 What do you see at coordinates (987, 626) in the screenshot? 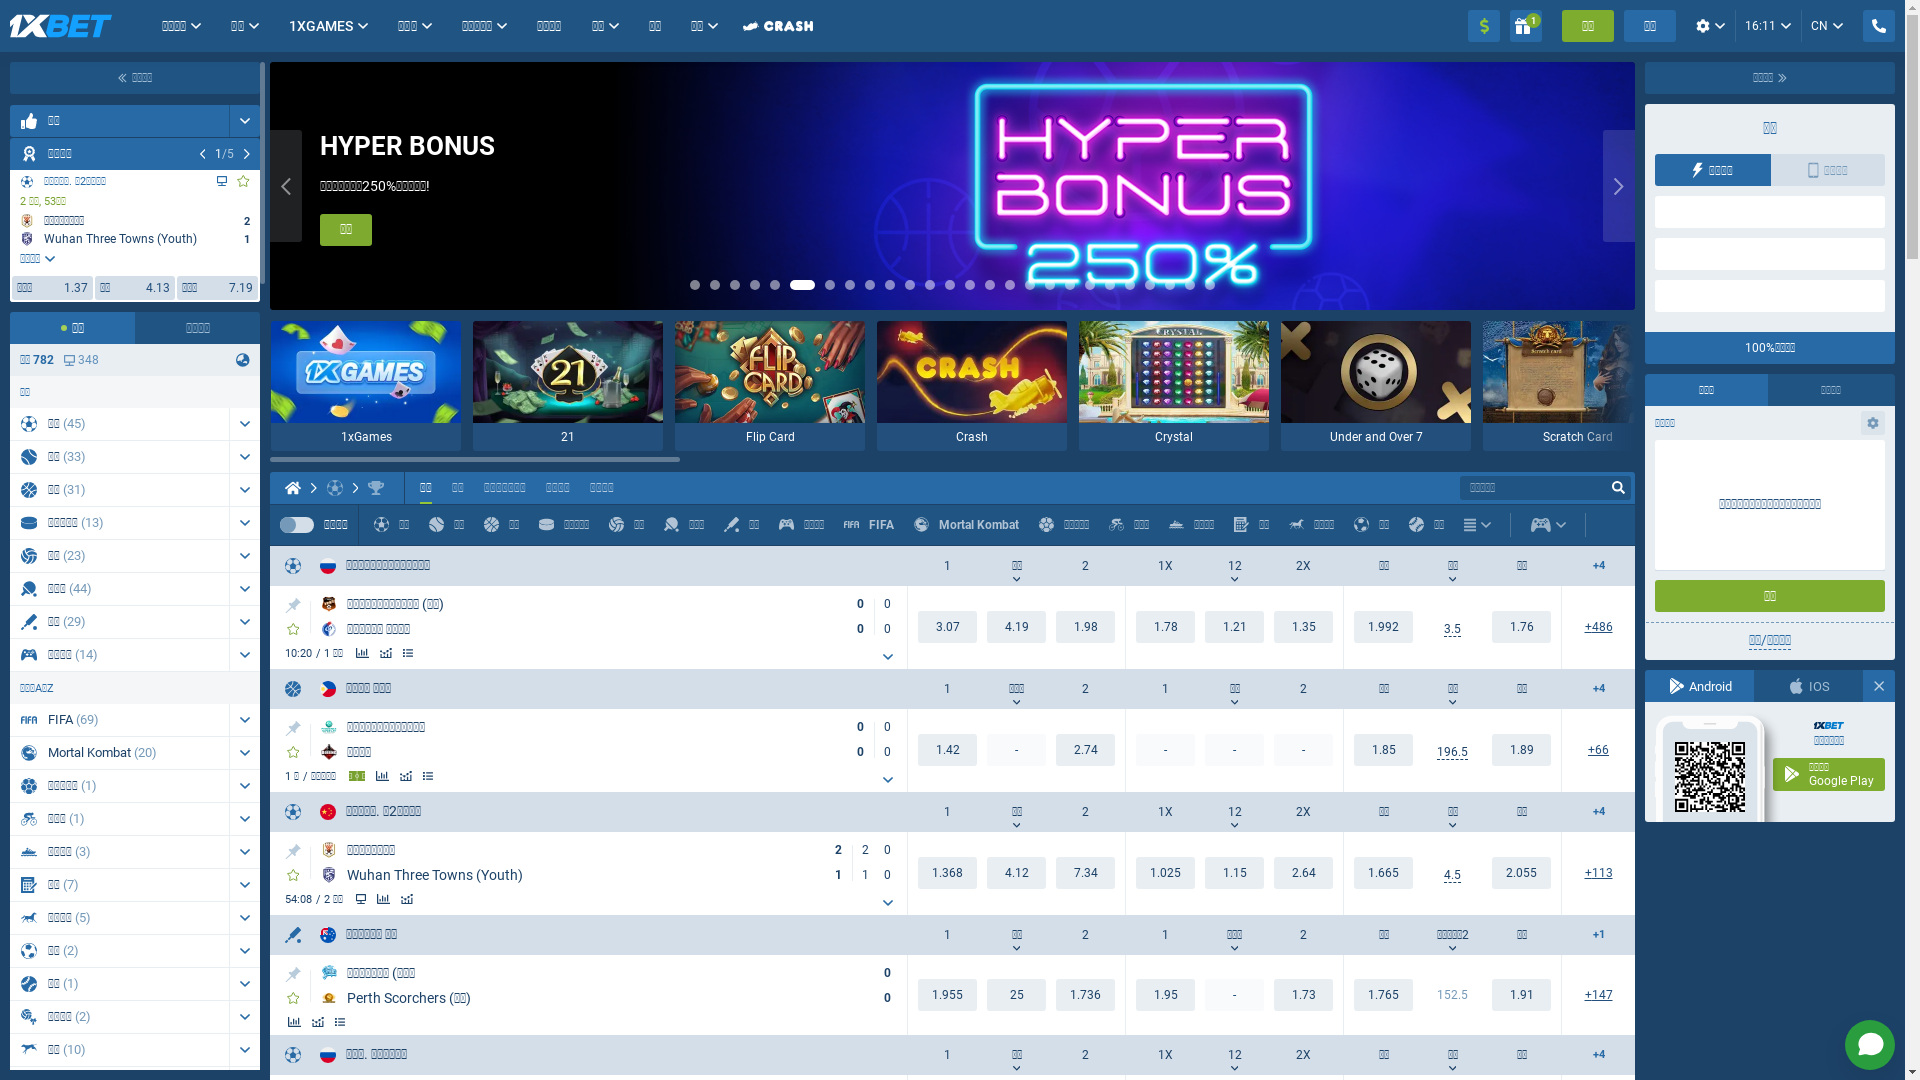
I see `'4.19'` at bounding box center [987, 626].